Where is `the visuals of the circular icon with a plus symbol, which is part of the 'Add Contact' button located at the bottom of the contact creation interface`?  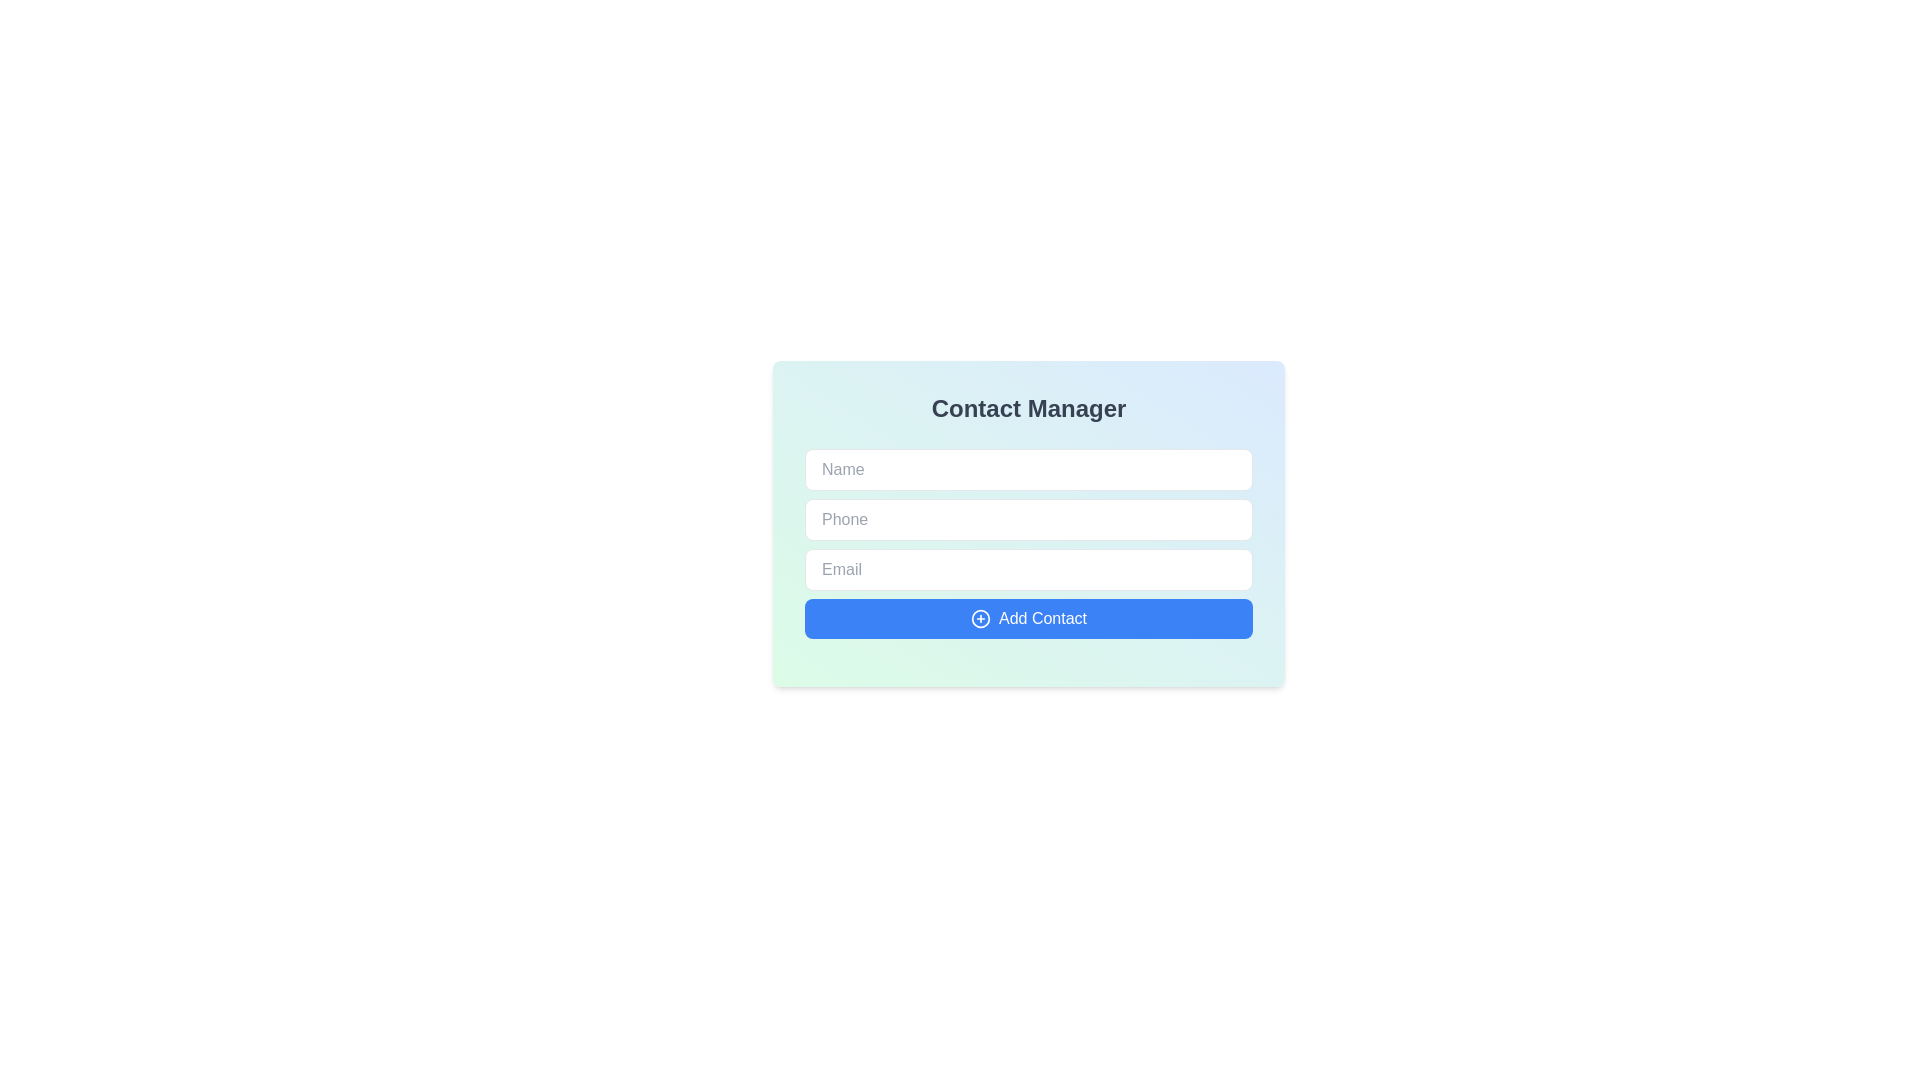 the visuals of the circular icon with a plus symbol, which is part of the 'Add Contact' button located at the bottom of the contact creation interface is located at coordinates (980, 617).